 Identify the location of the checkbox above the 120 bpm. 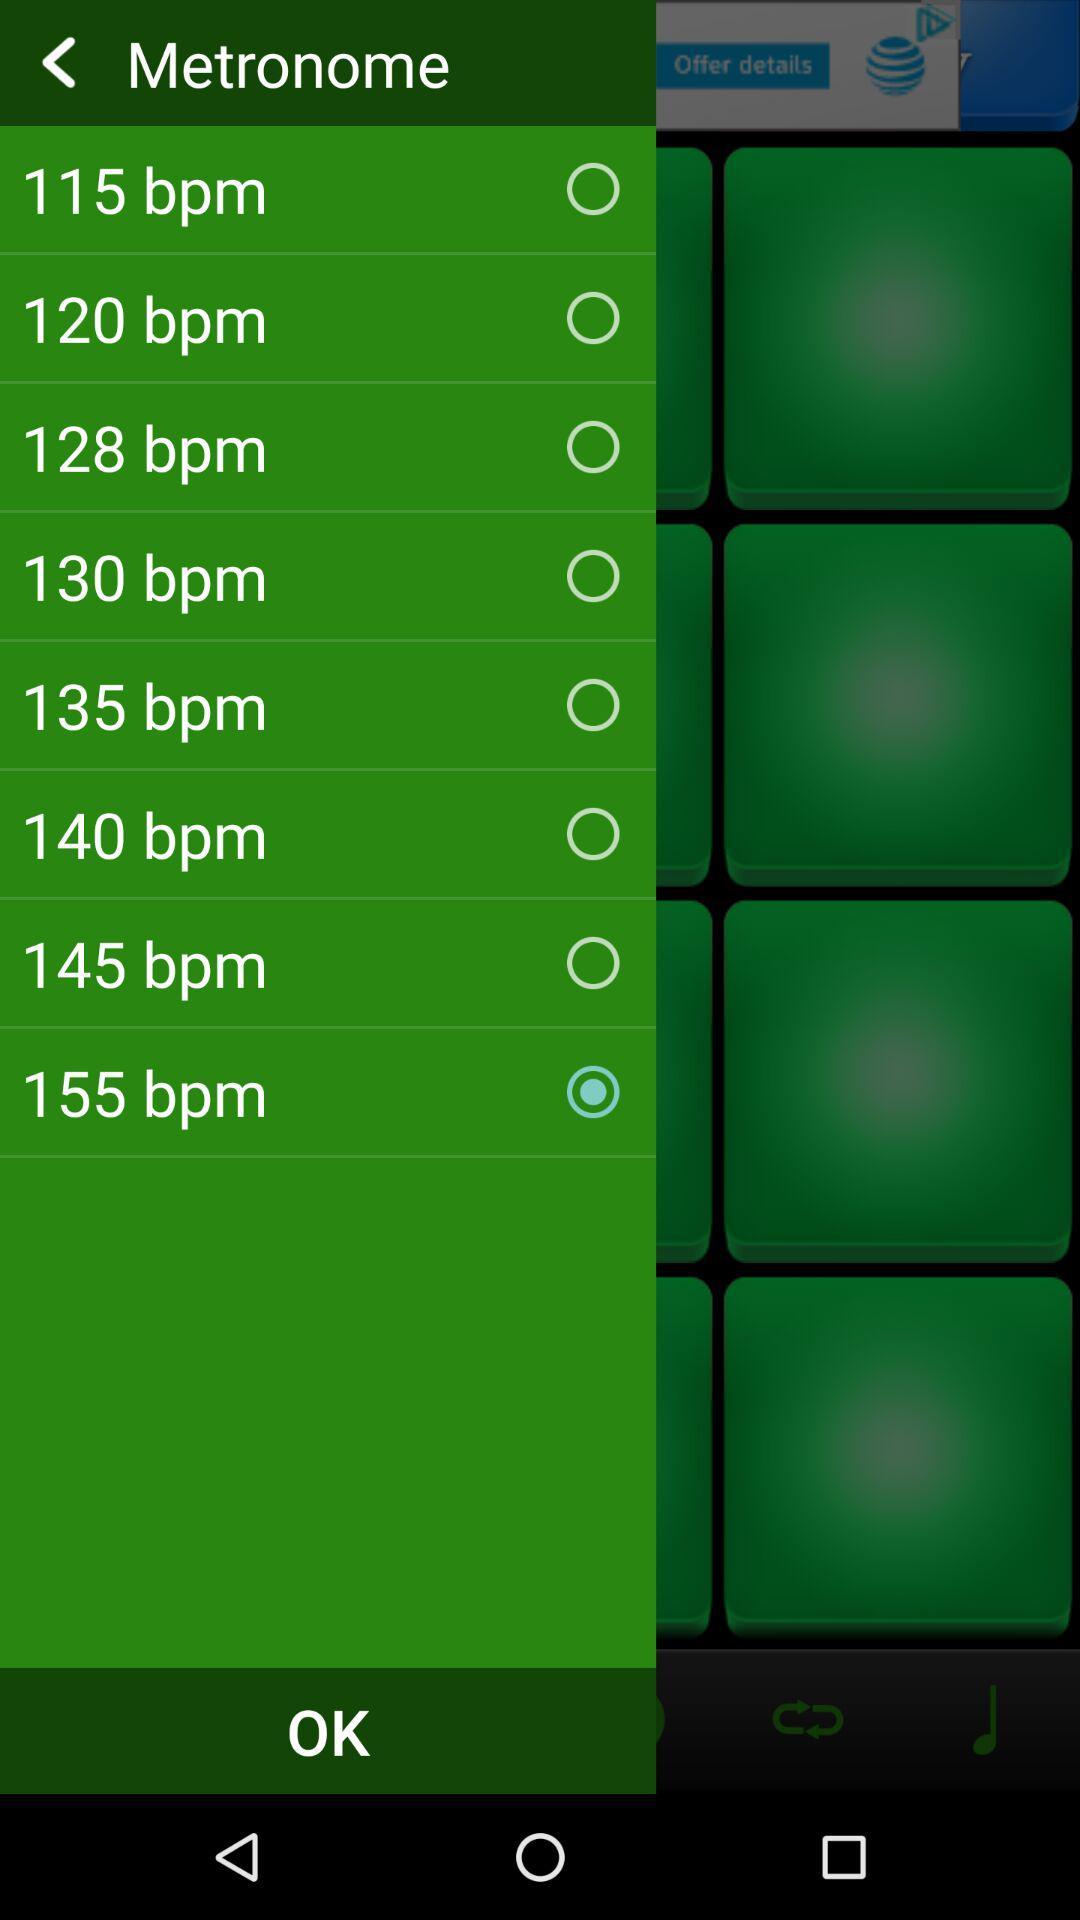
(327, 188).